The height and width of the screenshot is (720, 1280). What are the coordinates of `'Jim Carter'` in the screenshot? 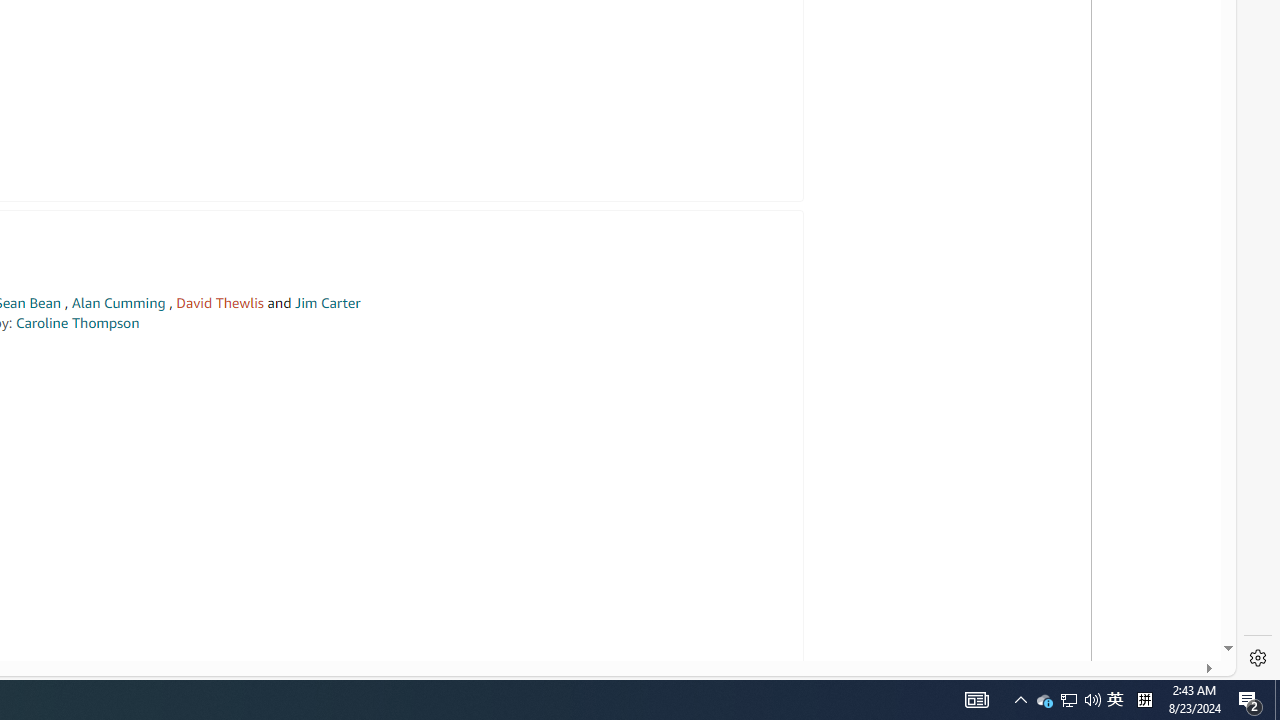 It's located at (327, 303).